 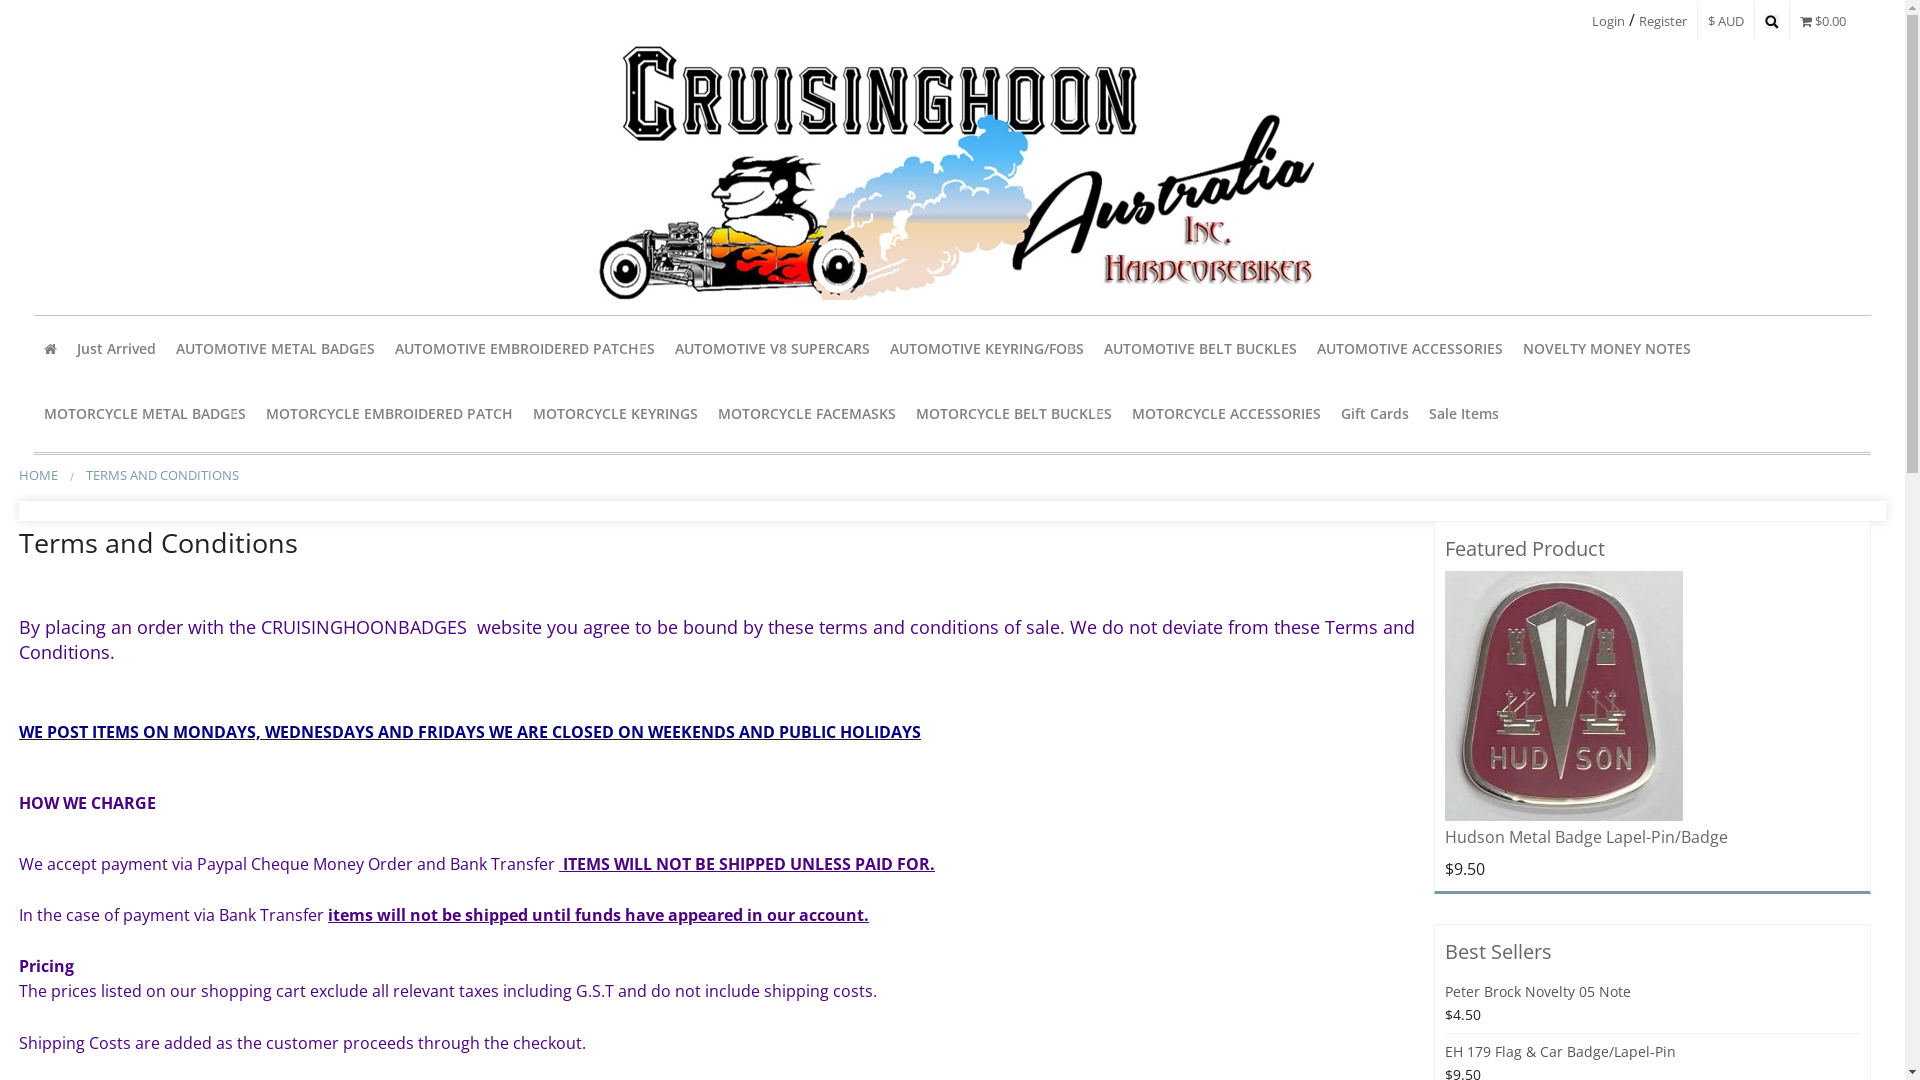 I want to click on 'Register', so click(x=1662, y=20).